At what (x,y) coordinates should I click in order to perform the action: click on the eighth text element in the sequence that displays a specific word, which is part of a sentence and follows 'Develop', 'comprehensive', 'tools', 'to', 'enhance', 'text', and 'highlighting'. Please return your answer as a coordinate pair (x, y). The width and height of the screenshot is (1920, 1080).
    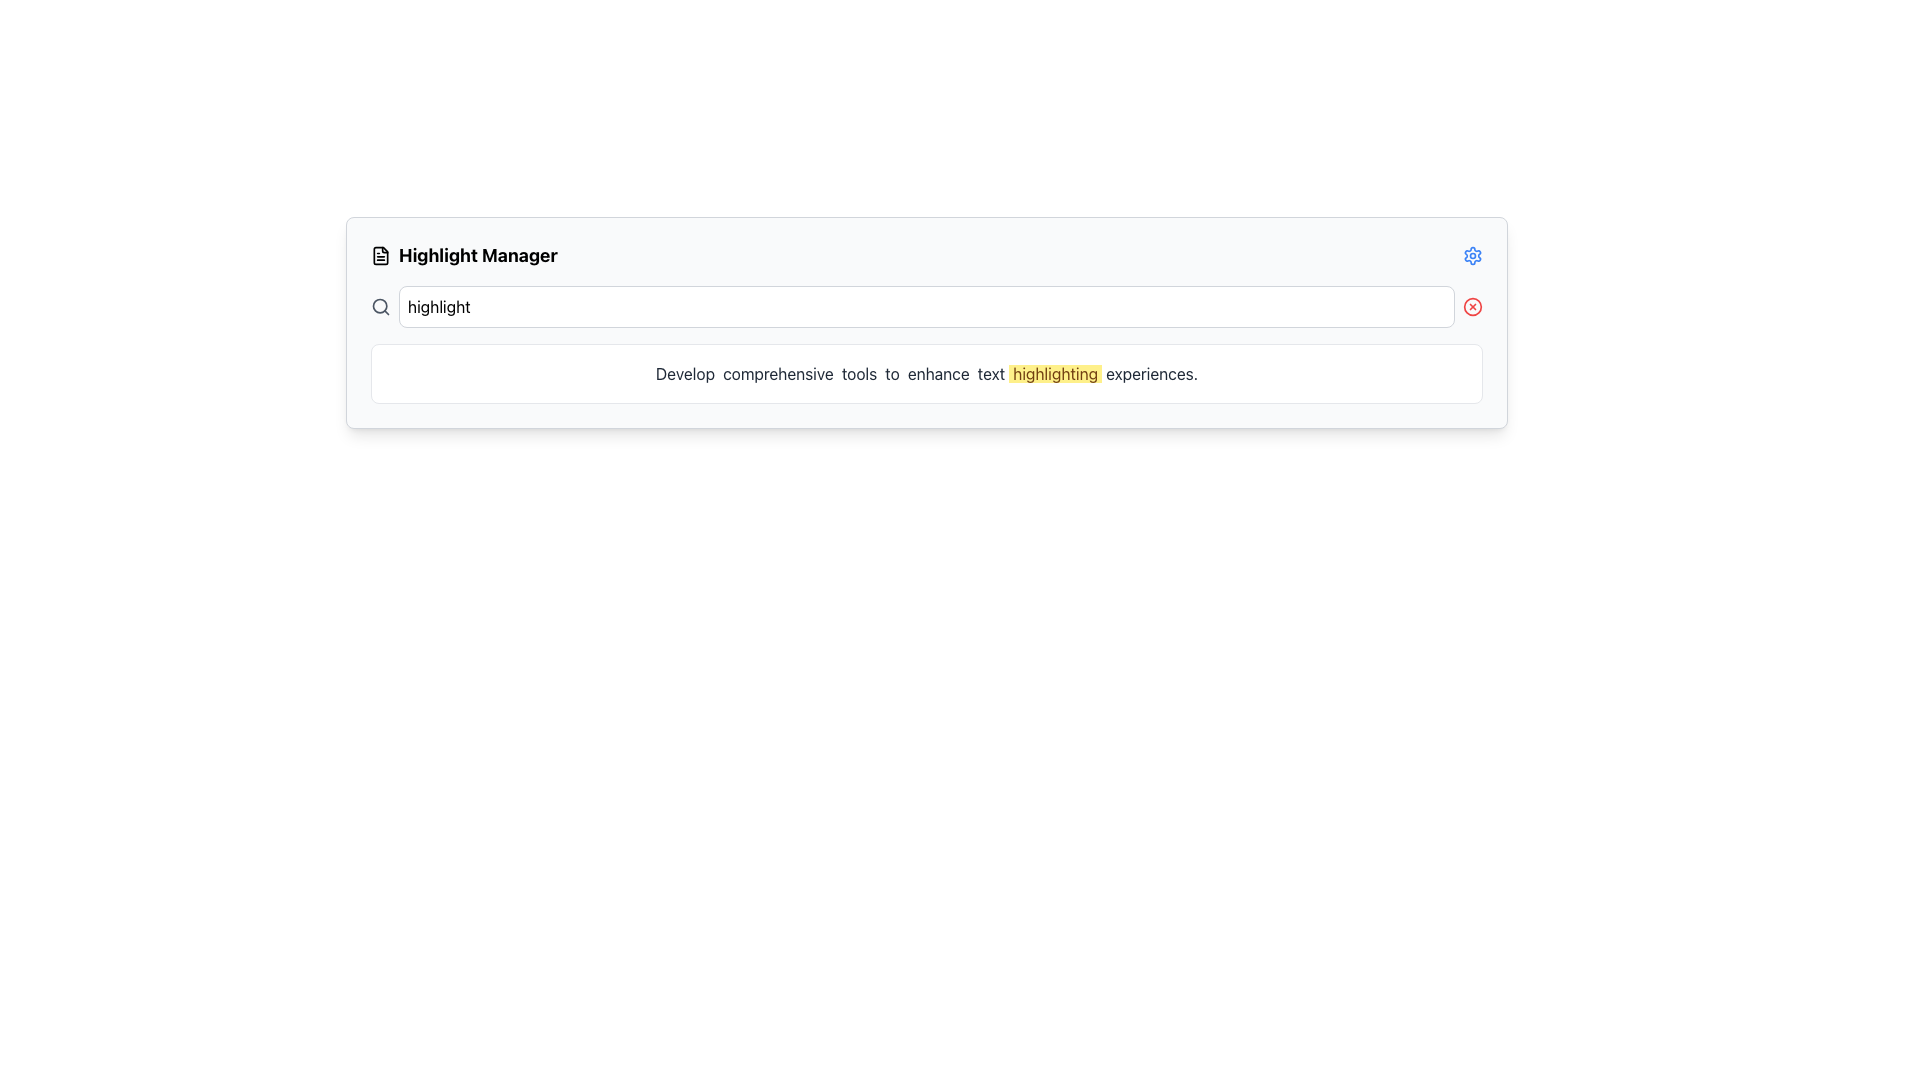
    Looking at the image, I should click on (1152, 374).